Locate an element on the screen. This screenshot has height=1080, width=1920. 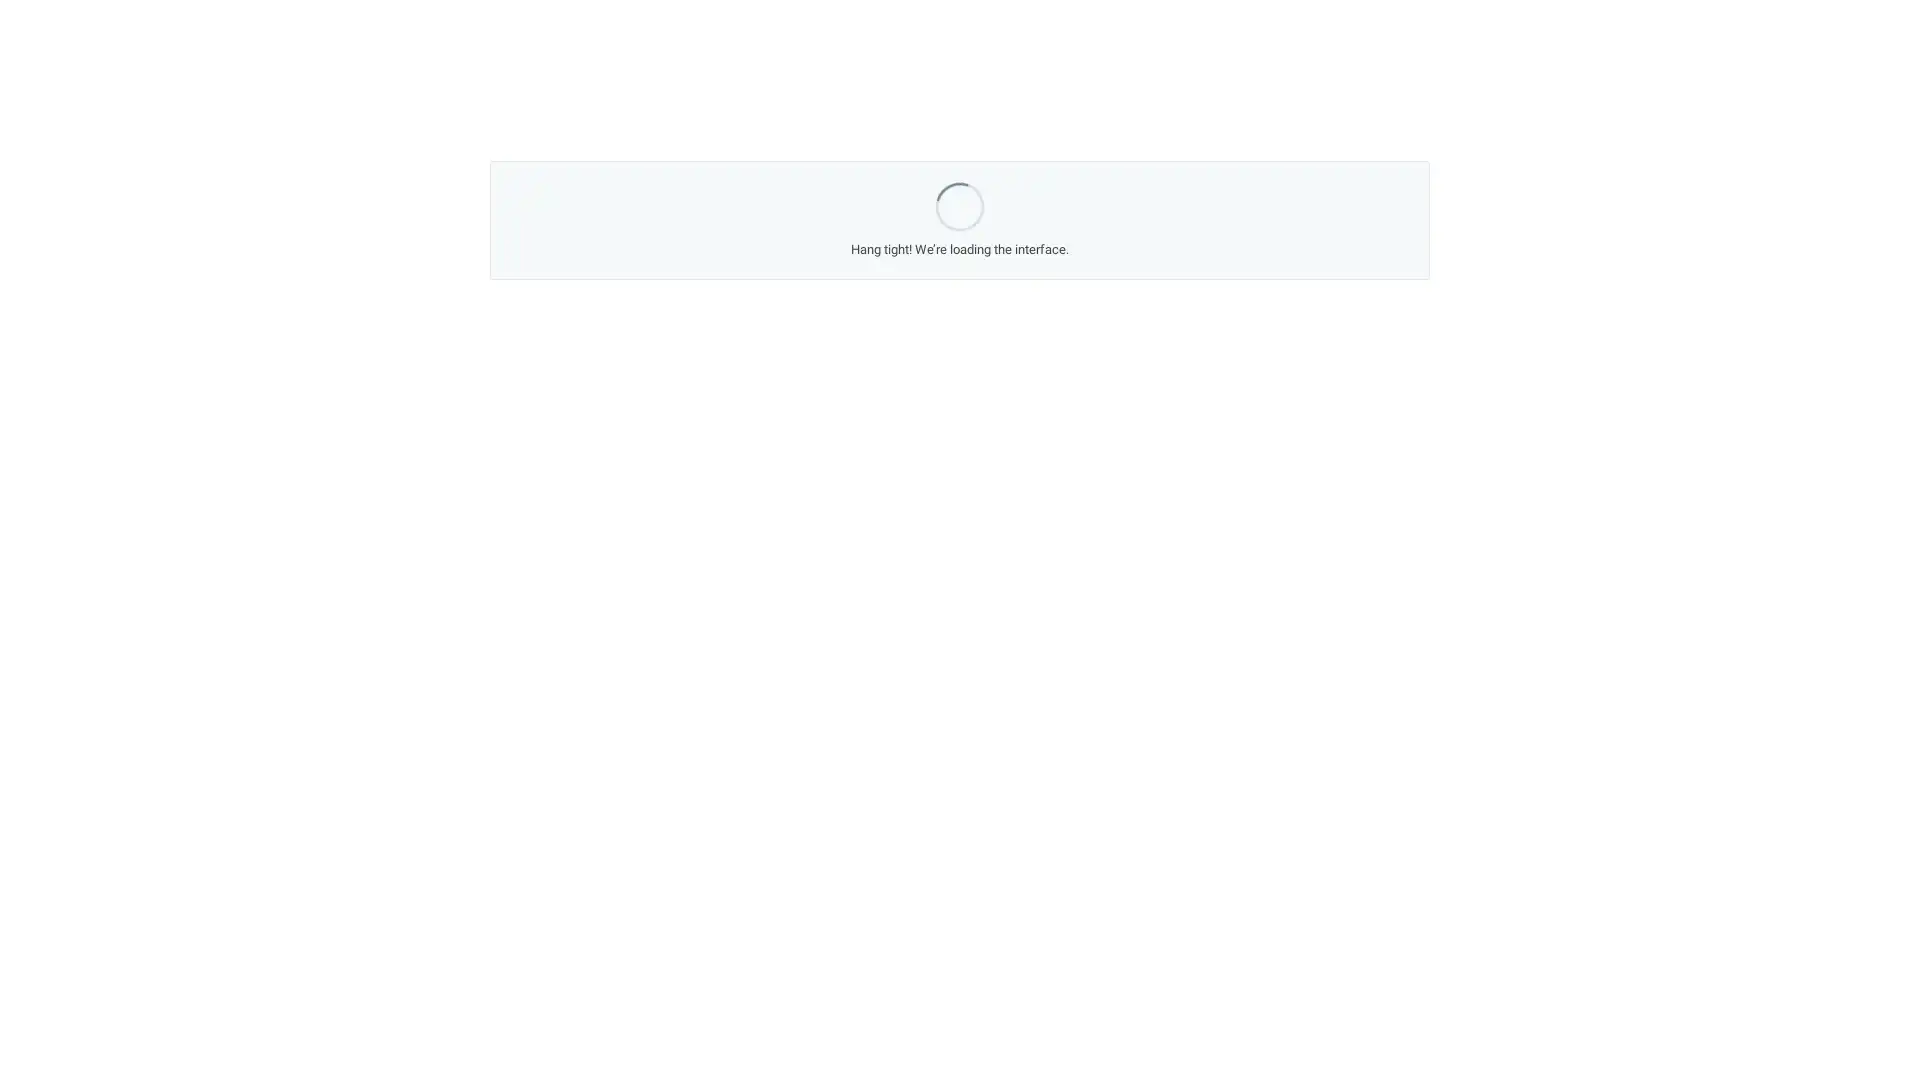
Browse Directory is located at coordinates (1203, 474).